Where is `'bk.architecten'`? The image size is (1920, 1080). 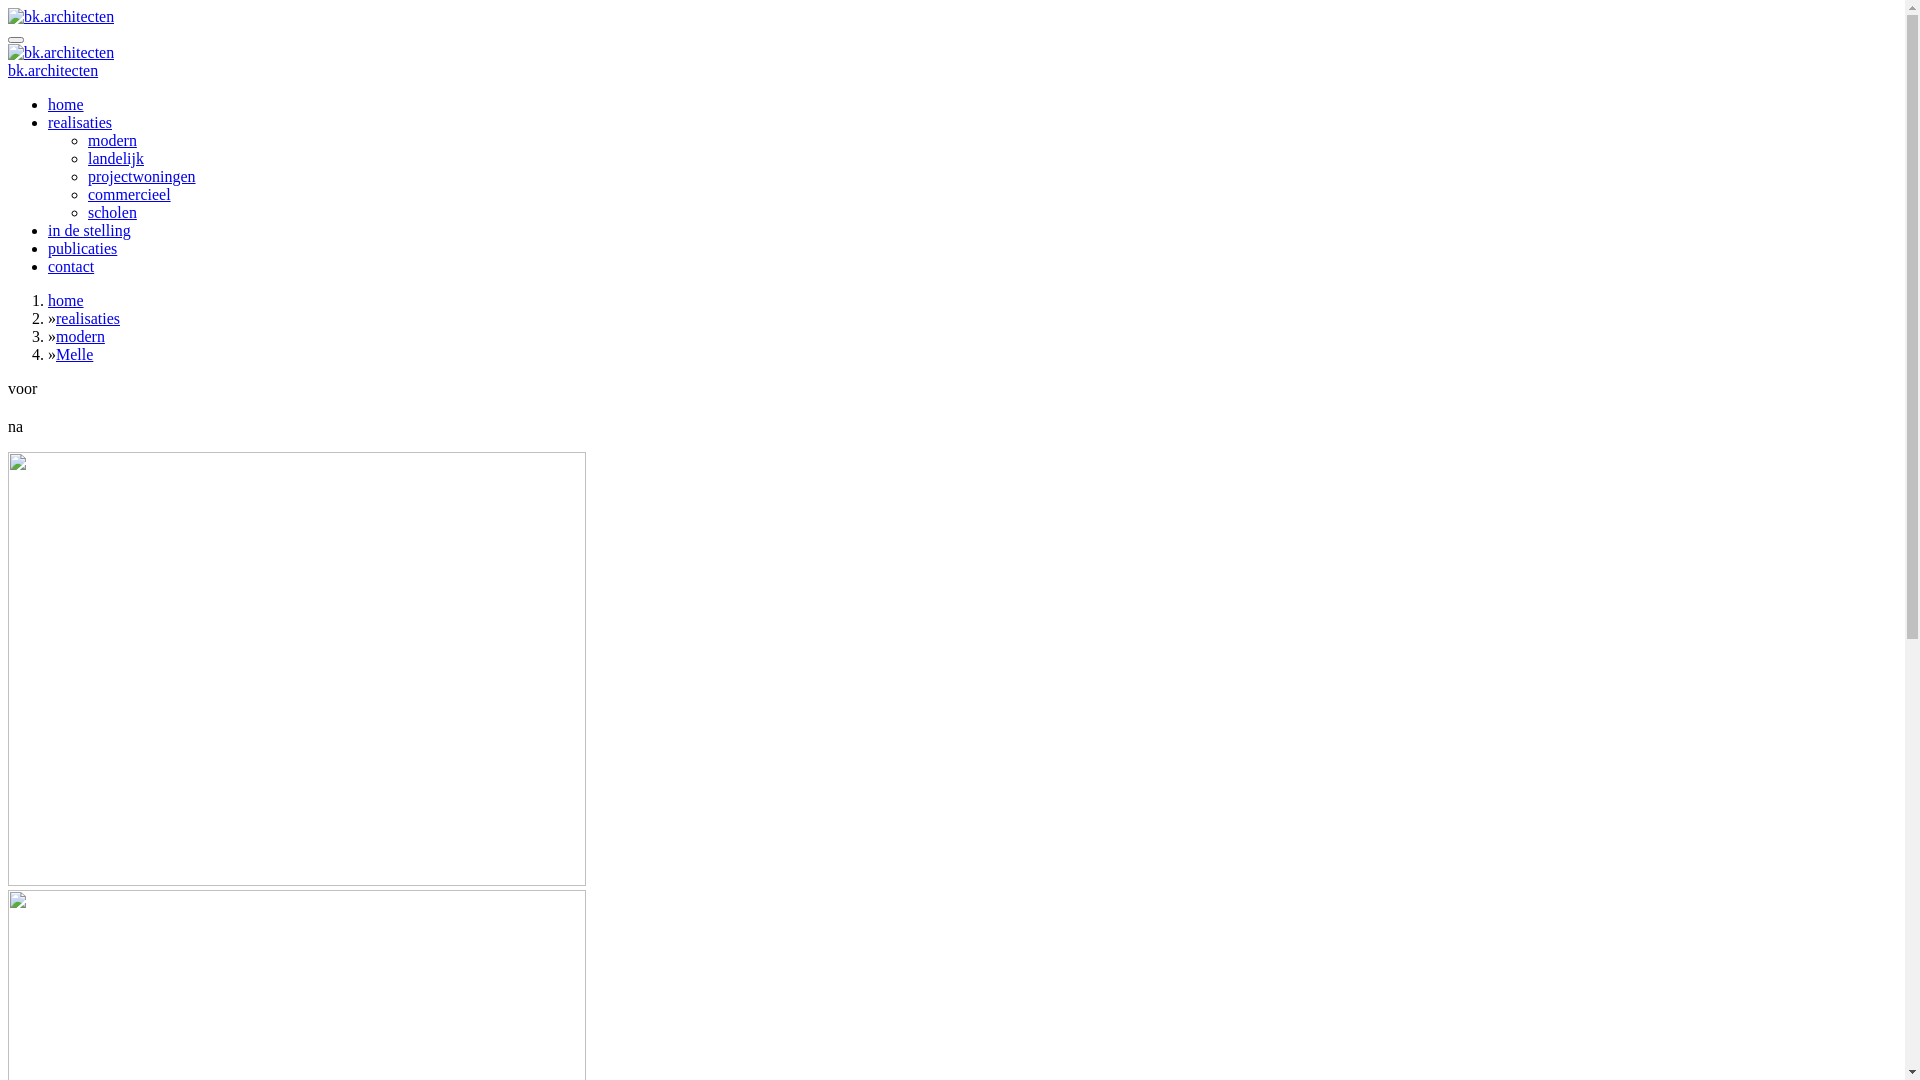
'bk.architecten' is located at coordinates (61, 16).